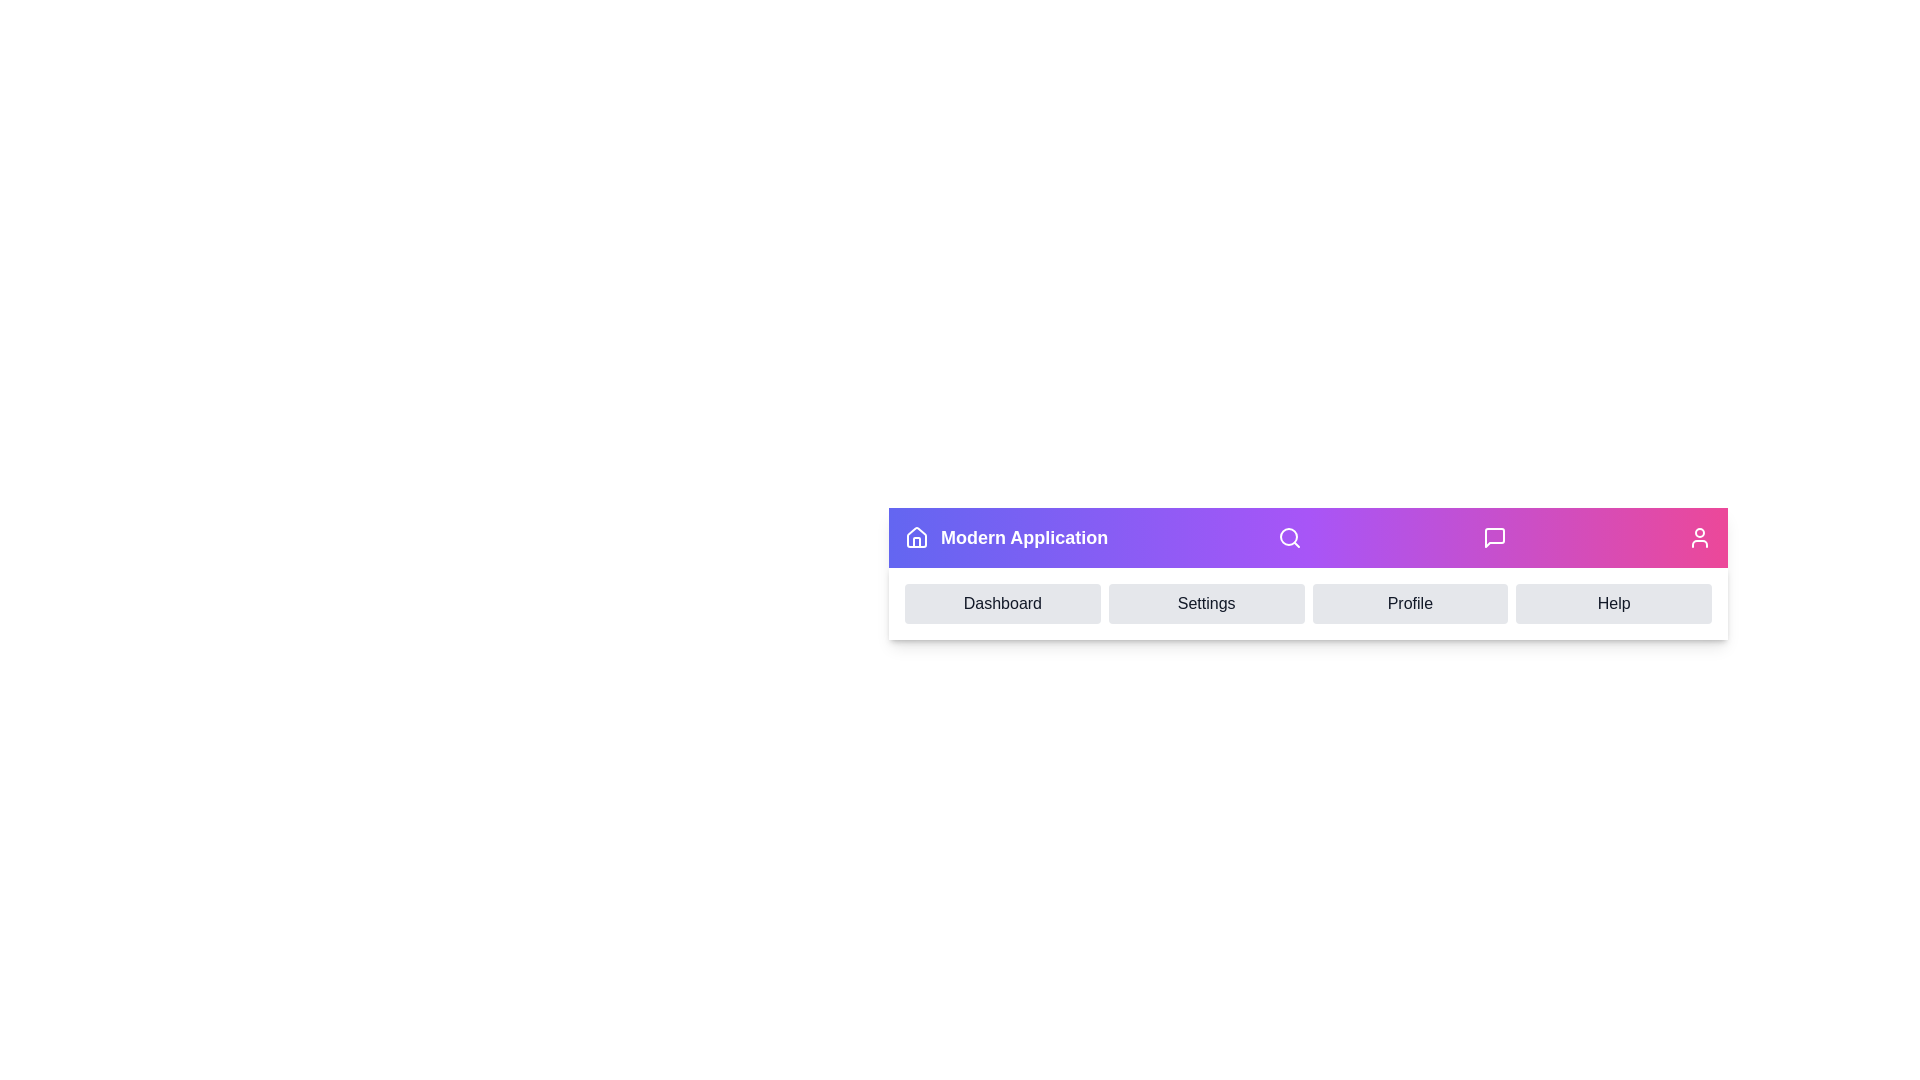 The height and width of the screenshot is (1080, 1920). I want to click on the Search icon in the top navigation bar, so click(1289, 536).